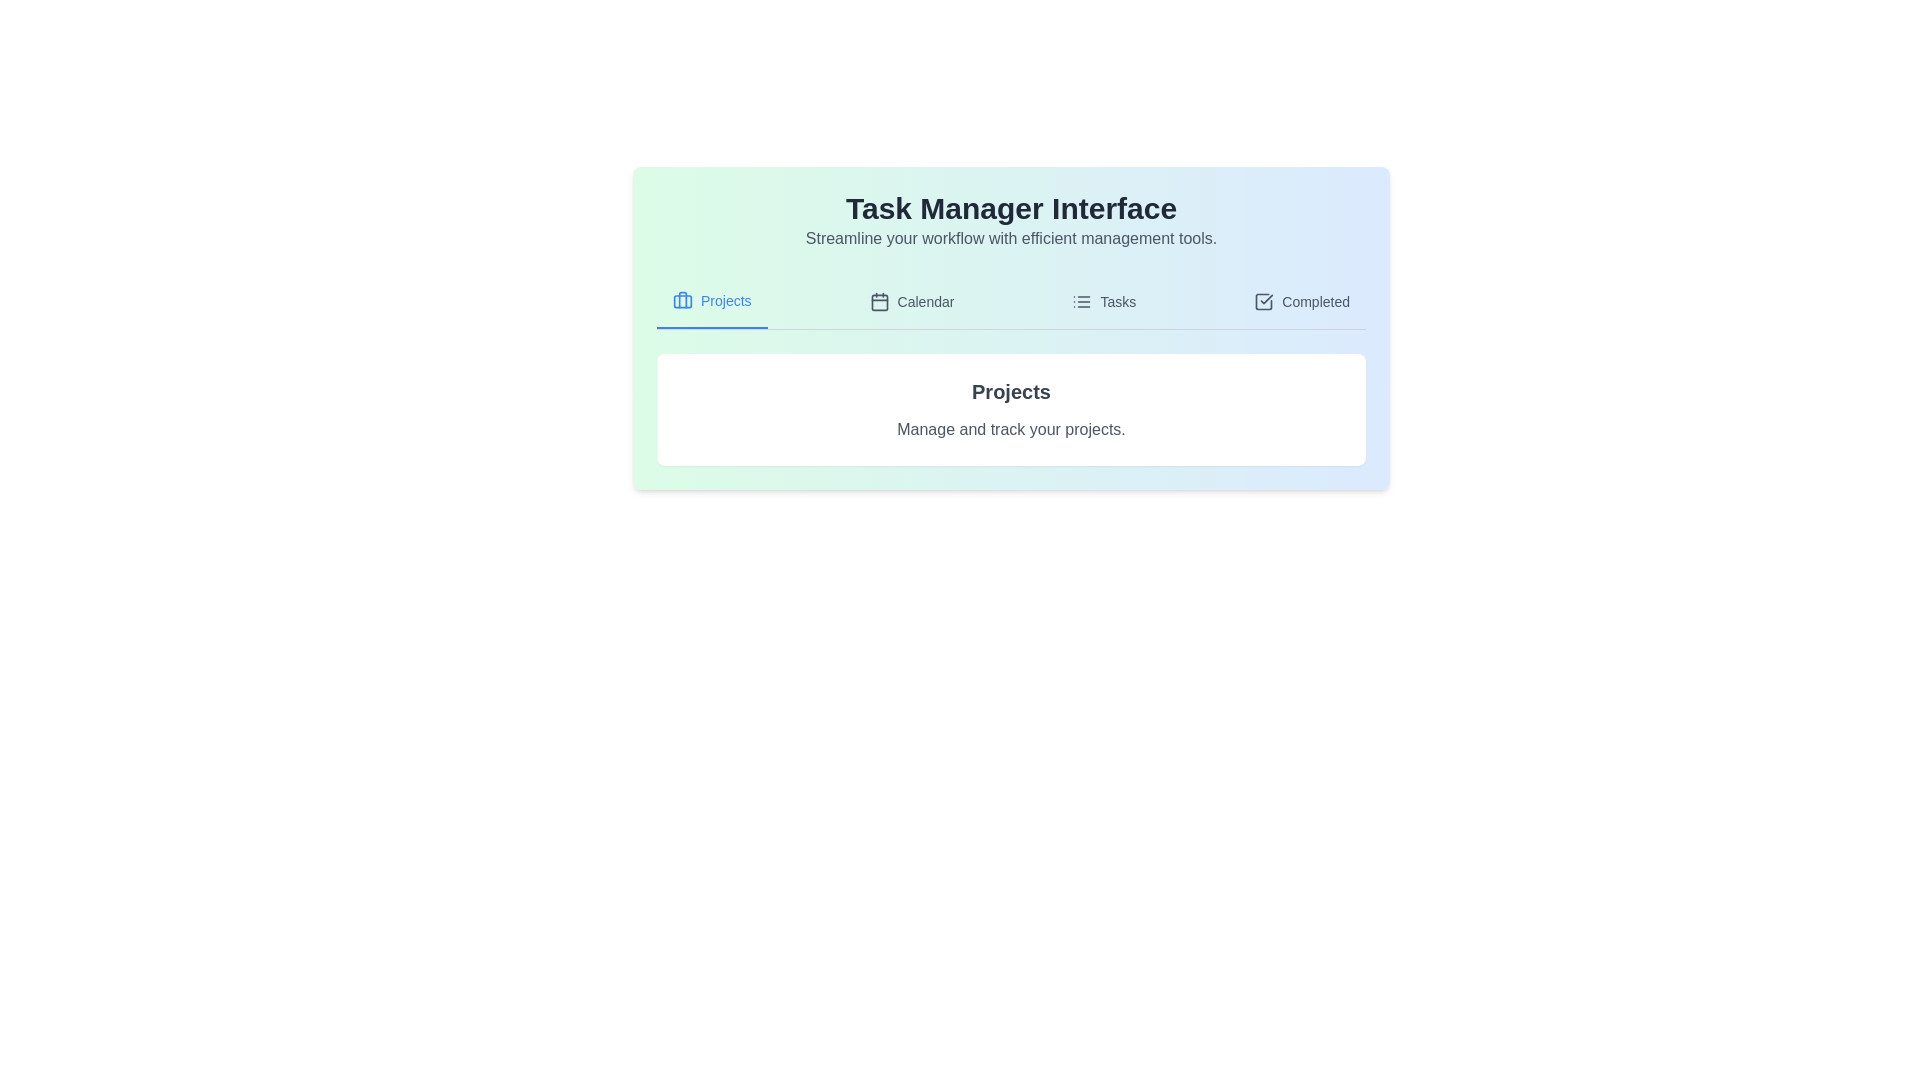  What do you see at coordinates (911, 301) in the screenshot?
I see `the tab labeled 'Calendar' to observe the visual cue` at bounding box center [911, 301].